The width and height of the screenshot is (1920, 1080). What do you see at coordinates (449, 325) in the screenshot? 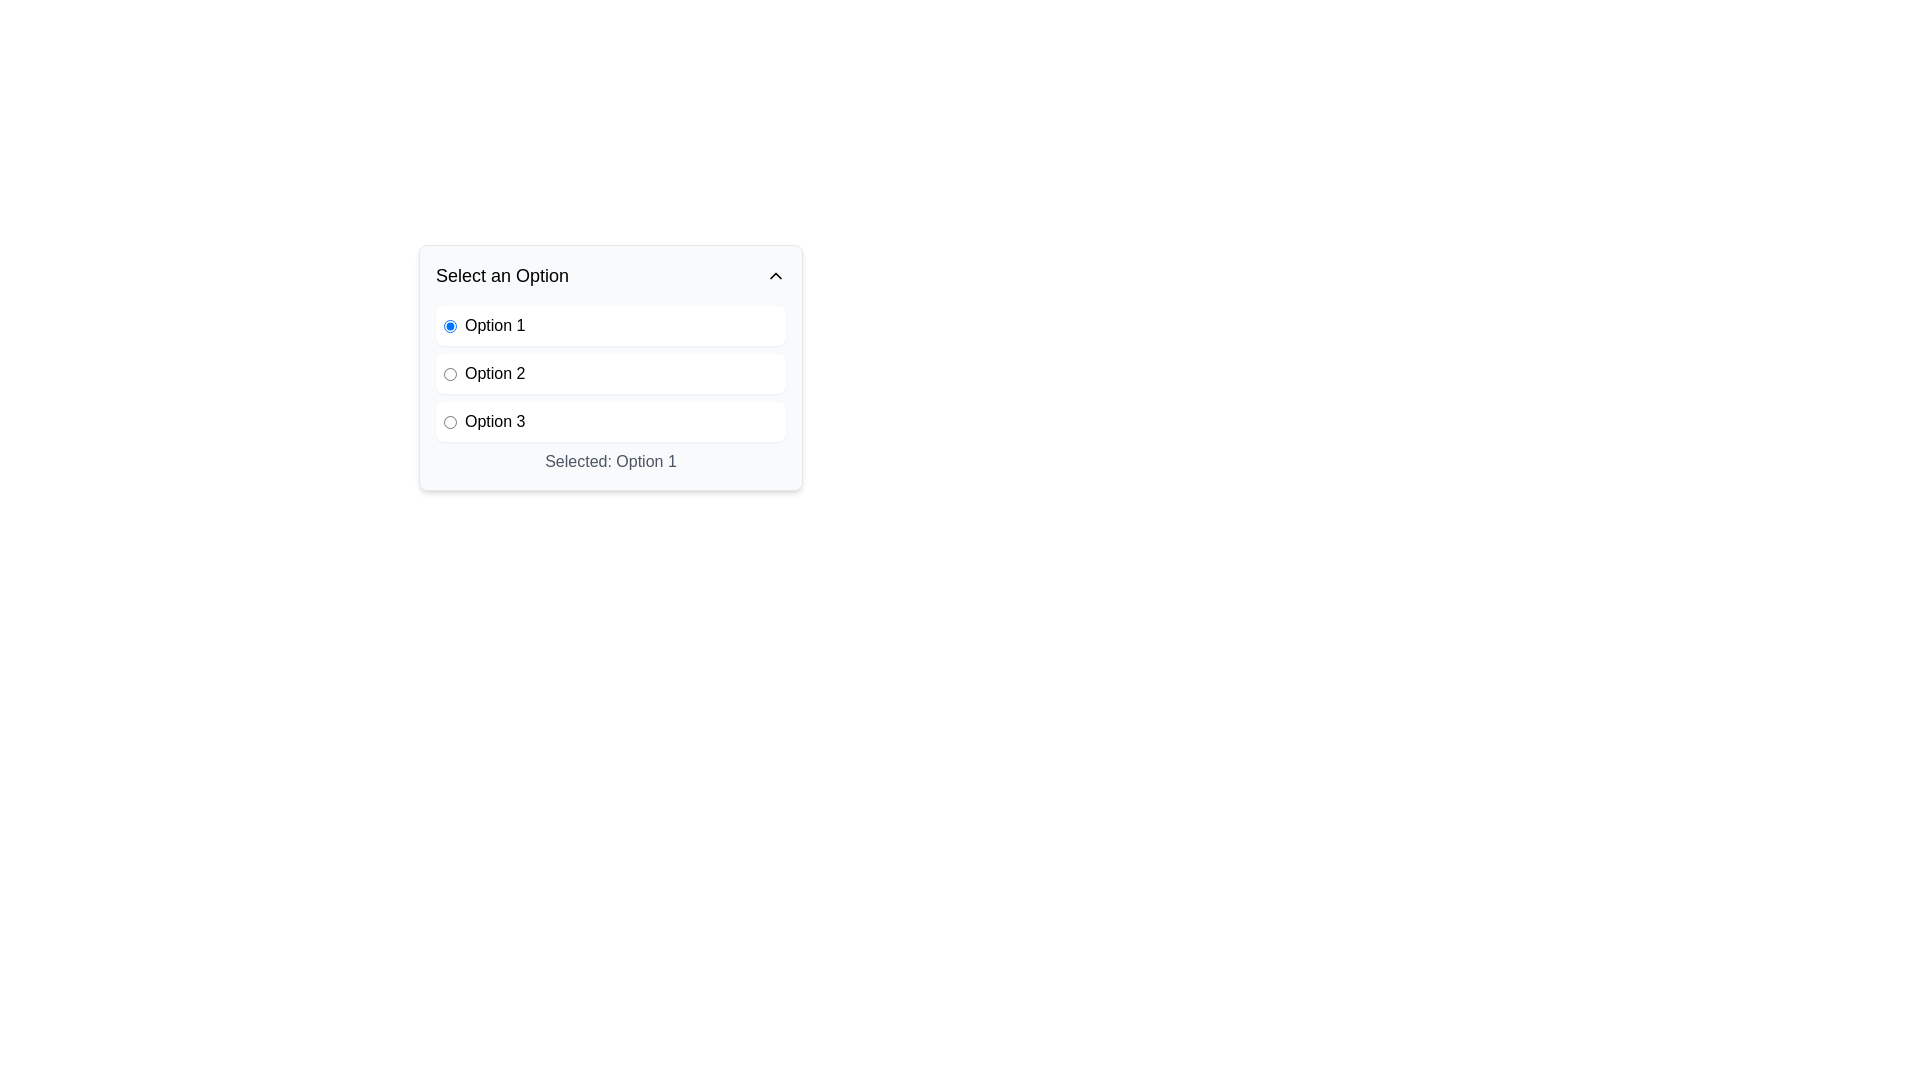
I see `the radio button for 'Option 1', which is a small circular radio button styled with a light fill and dark border, located to the left of the text 'Option 1'` at bounding box center [449, 325].